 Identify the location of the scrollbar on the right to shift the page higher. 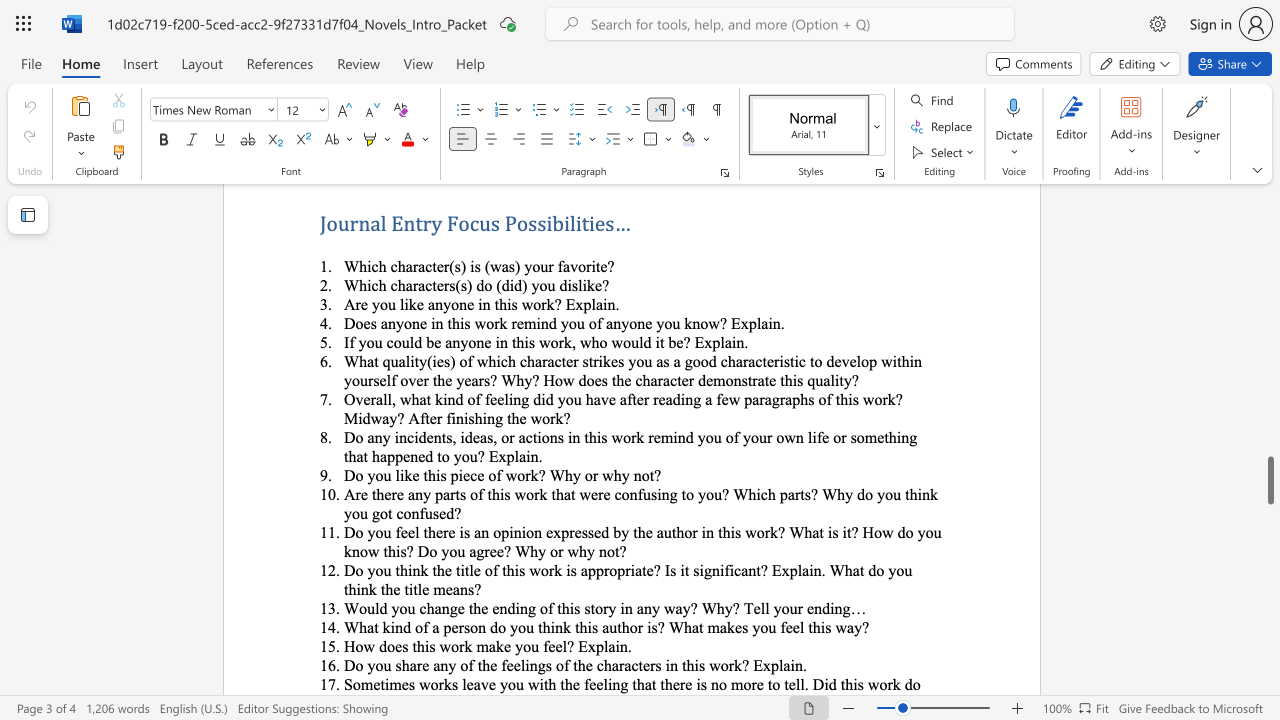
(1269, 360).